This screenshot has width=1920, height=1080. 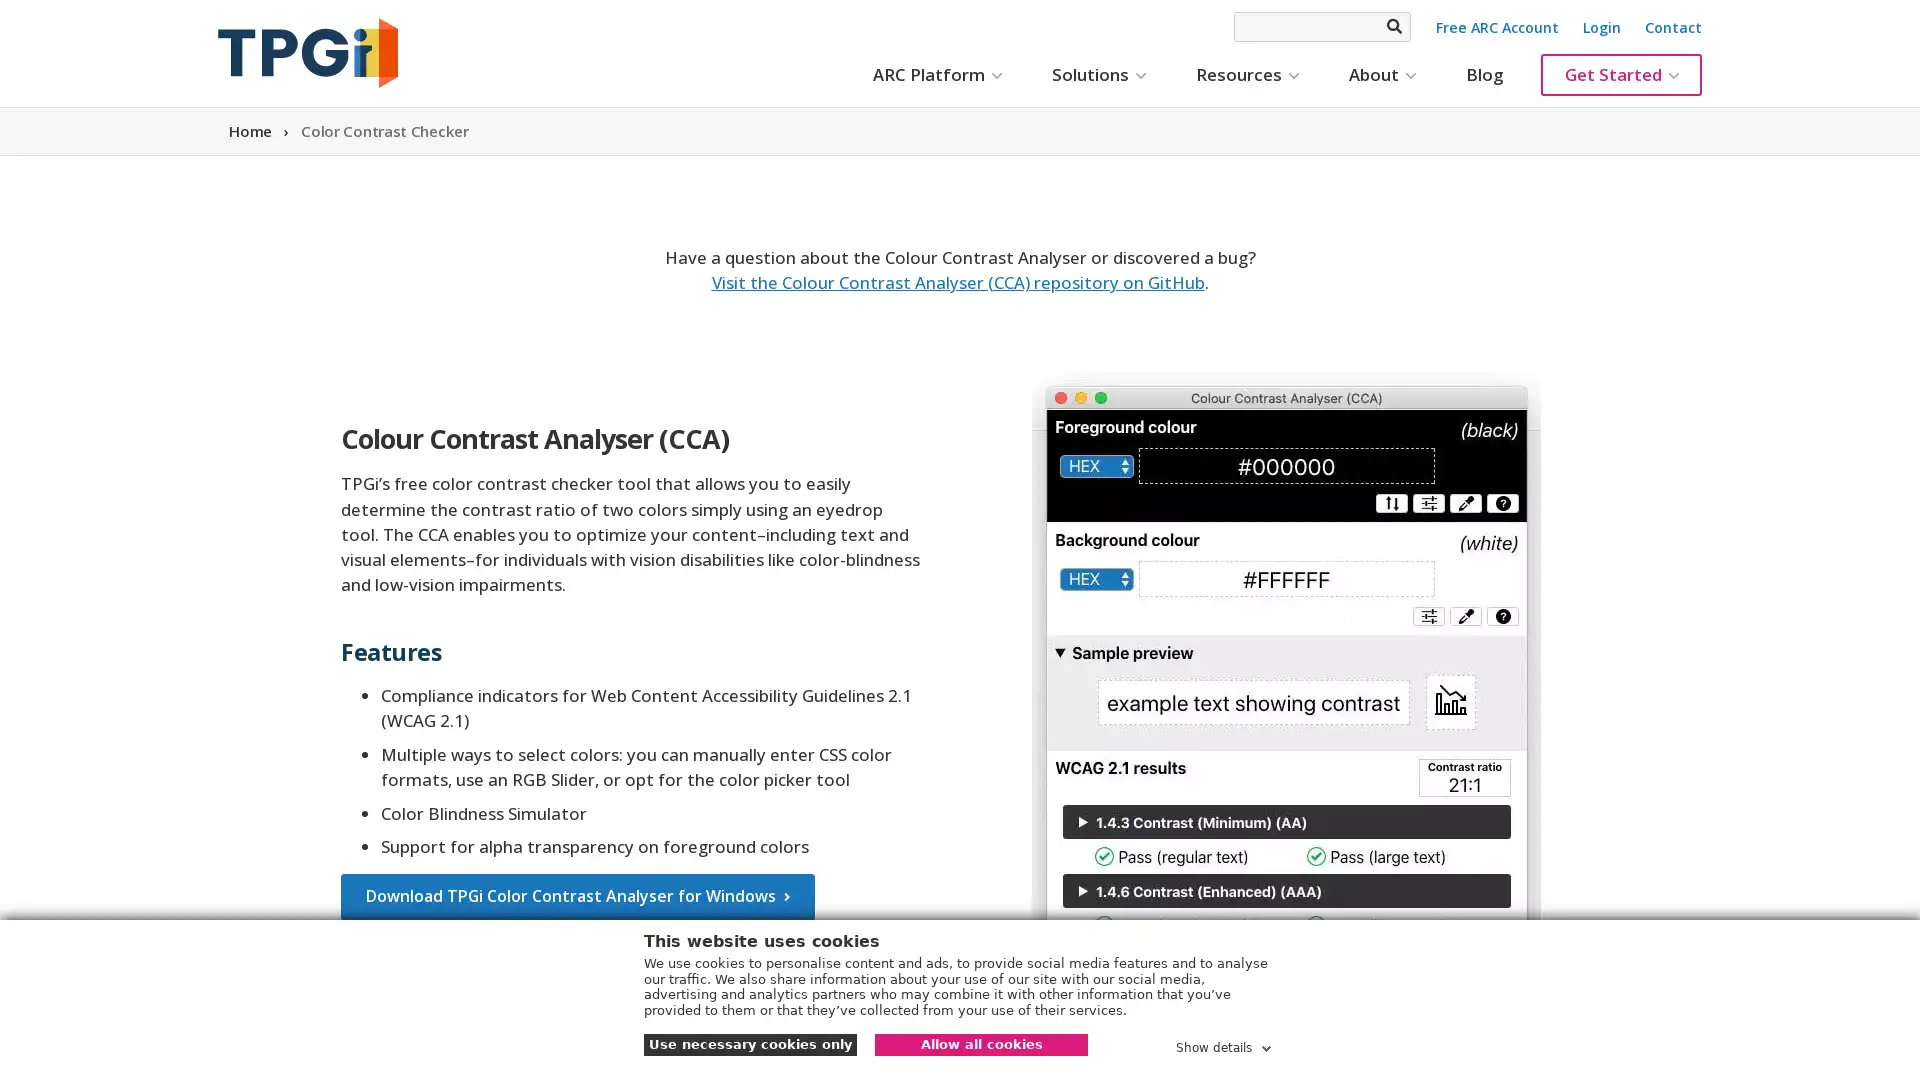 What do you see at coordinates (1392, 26) in the screenshot?
I see `Submit Search` at bounding box center [1392, 26].